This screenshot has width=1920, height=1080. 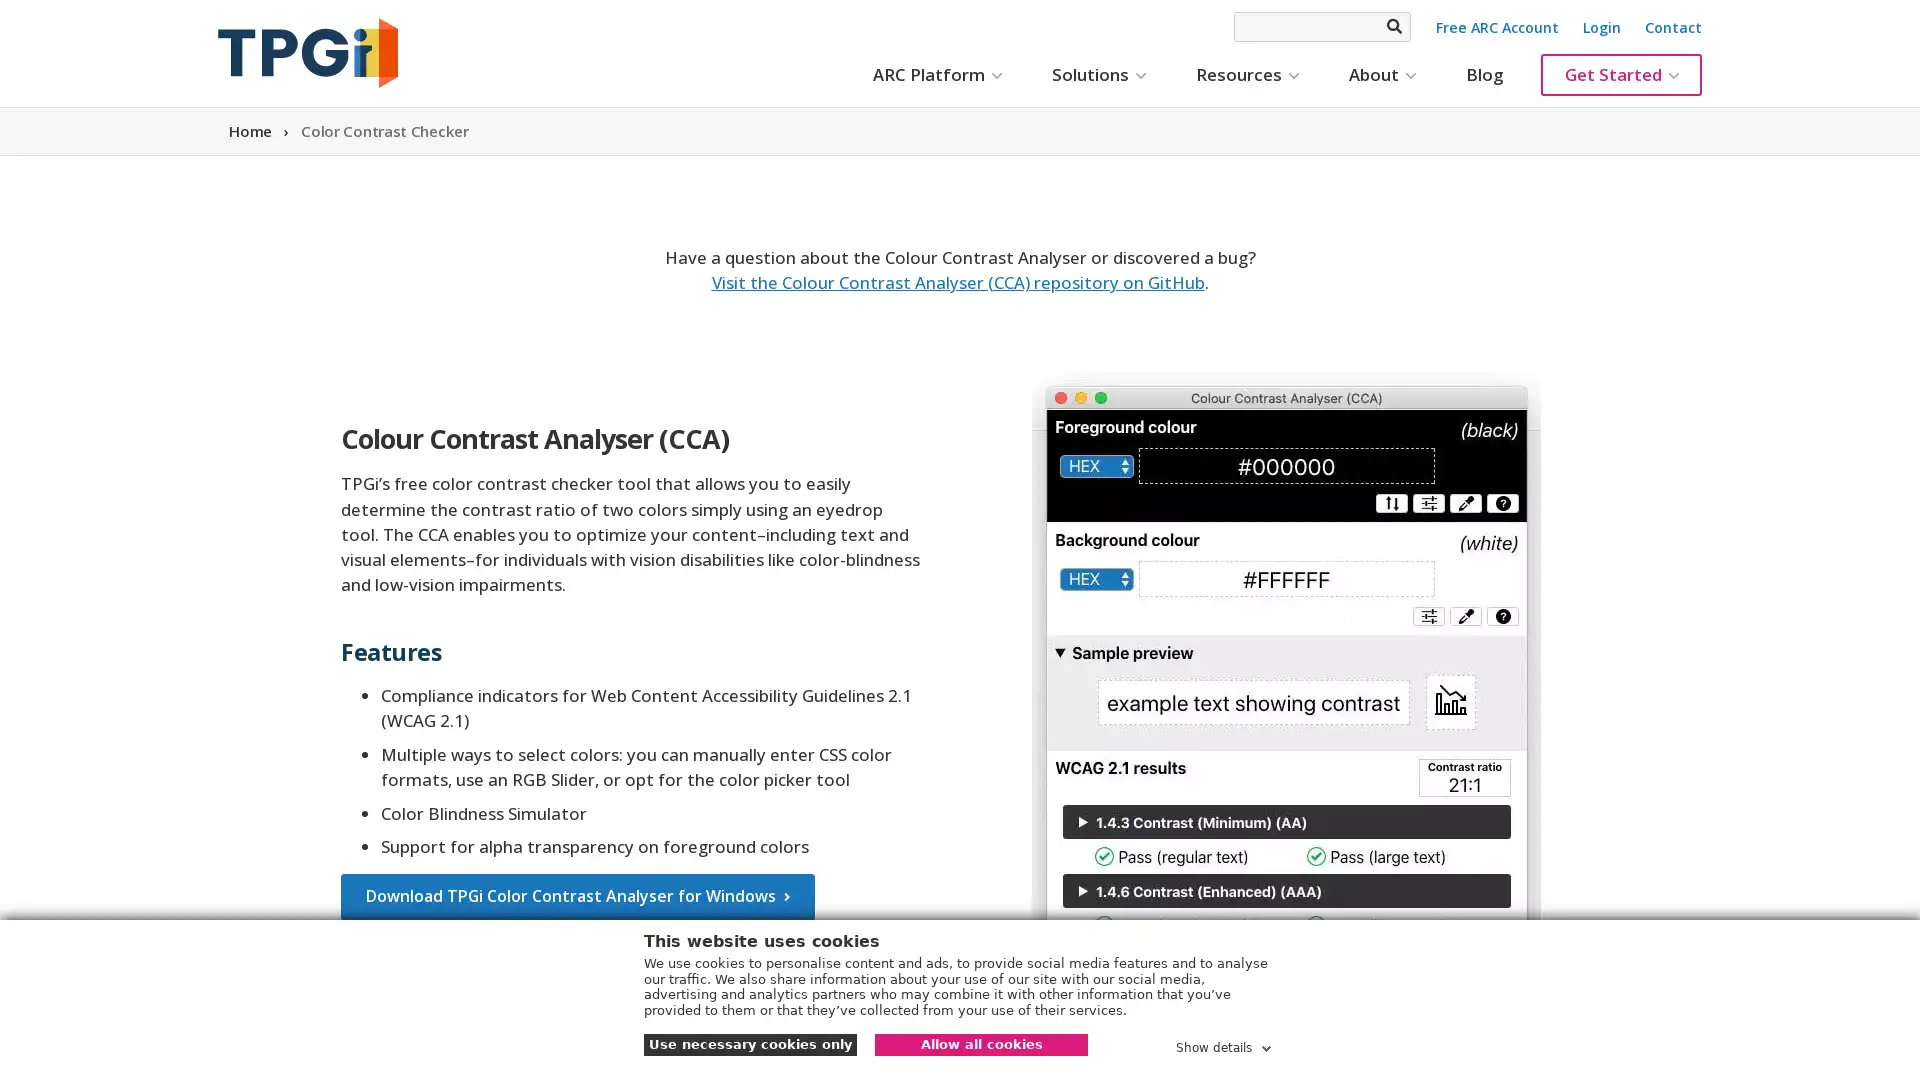 What do you see at coordinates (1392, 26) in the screenshot?
I see `Submit Search` at bounding box center [1392, 26].